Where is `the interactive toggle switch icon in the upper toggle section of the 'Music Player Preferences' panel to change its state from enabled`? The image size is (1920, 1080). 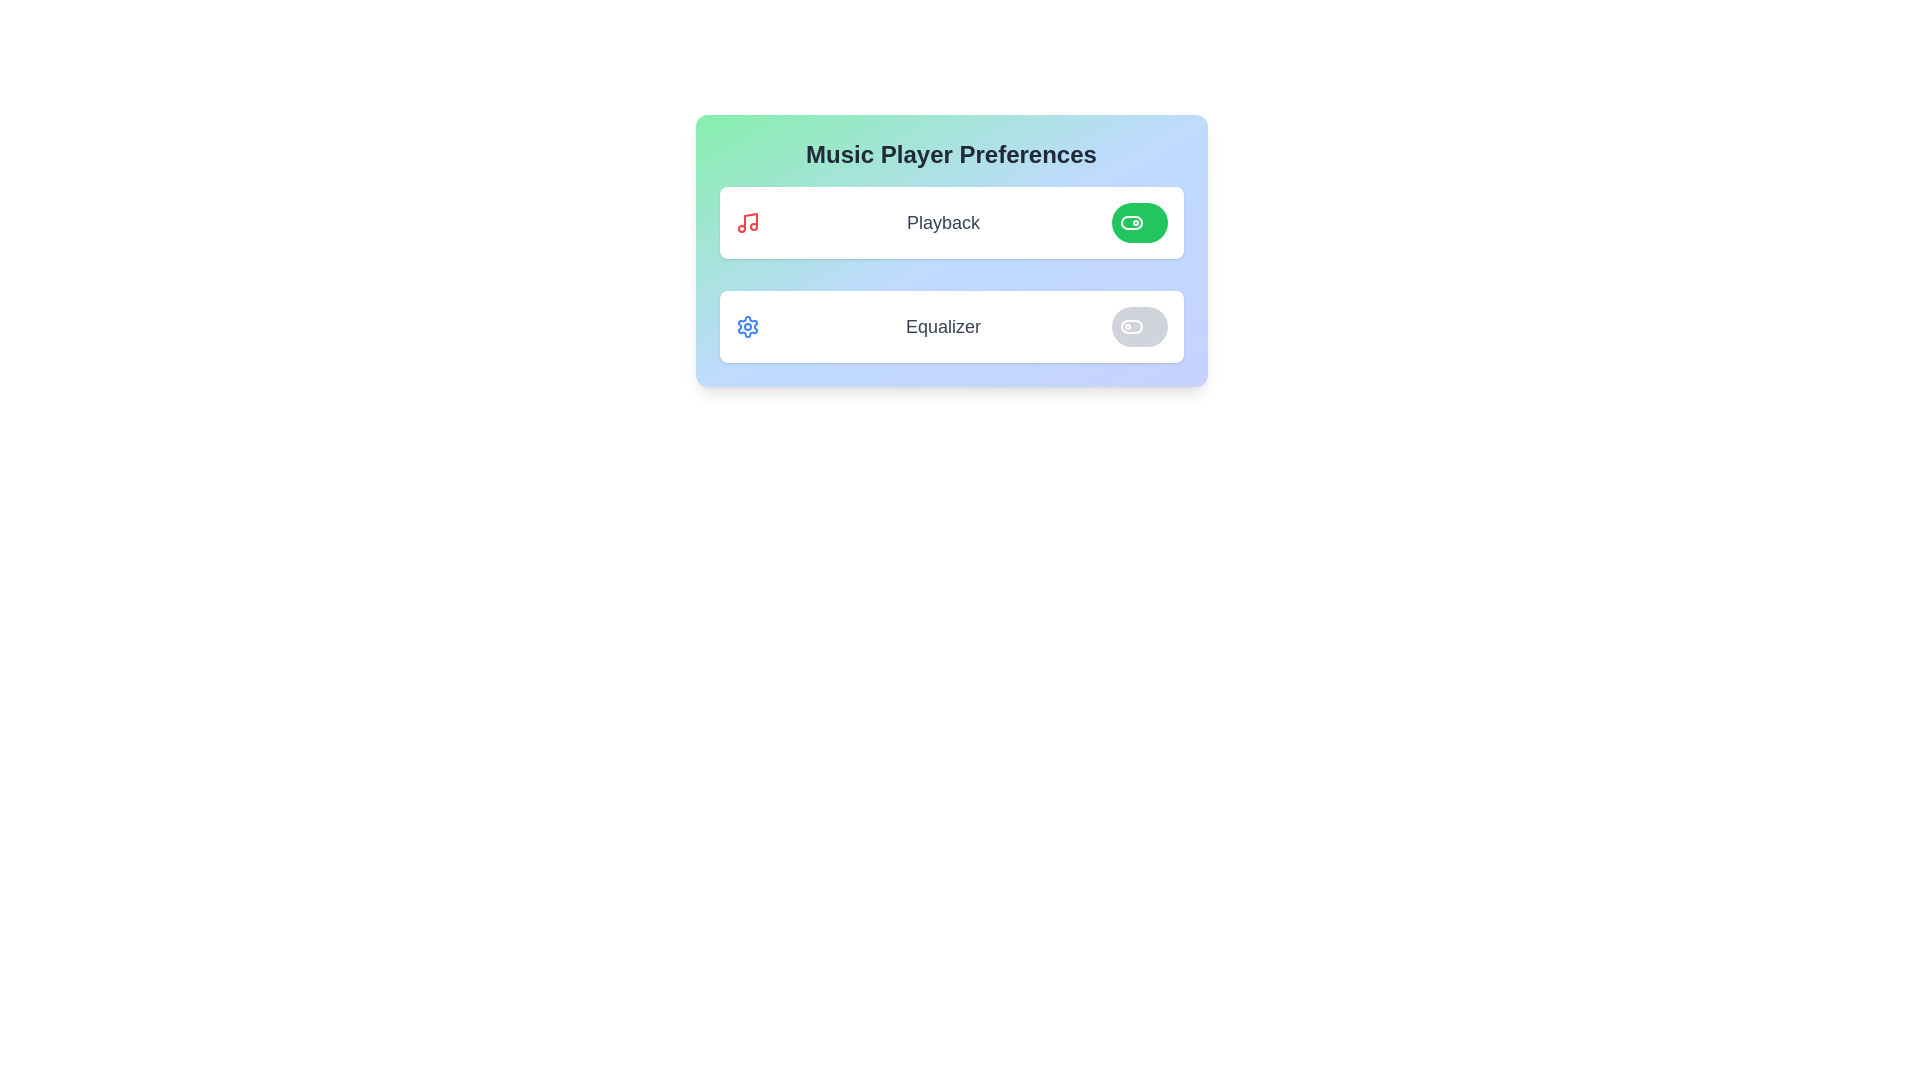
the interactive toggle switch icon in the upper toggle section of the 'Music Player Preferences' panel to change its state from enabled is located at coordinates (1131, 223).